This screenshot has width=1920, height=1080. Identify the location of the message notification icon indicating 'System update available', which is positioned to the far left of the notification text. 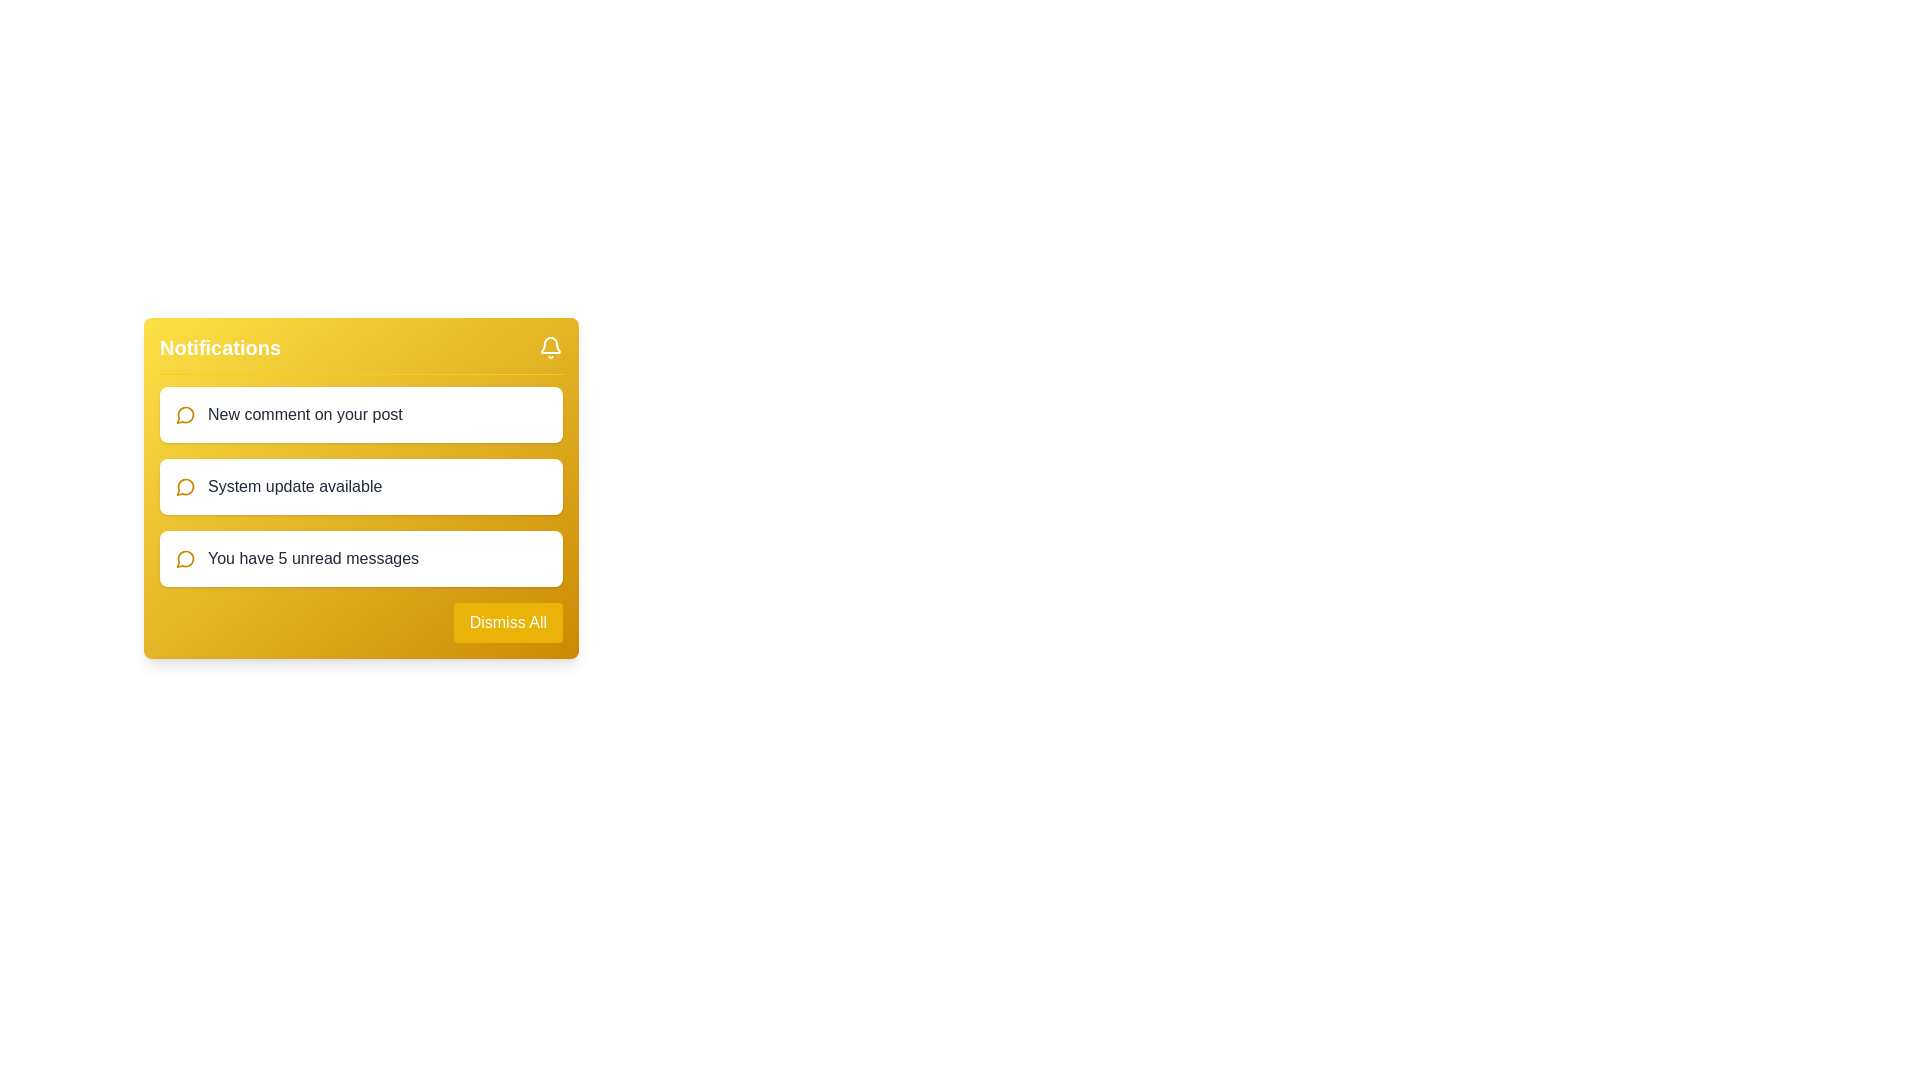
(186, 486).